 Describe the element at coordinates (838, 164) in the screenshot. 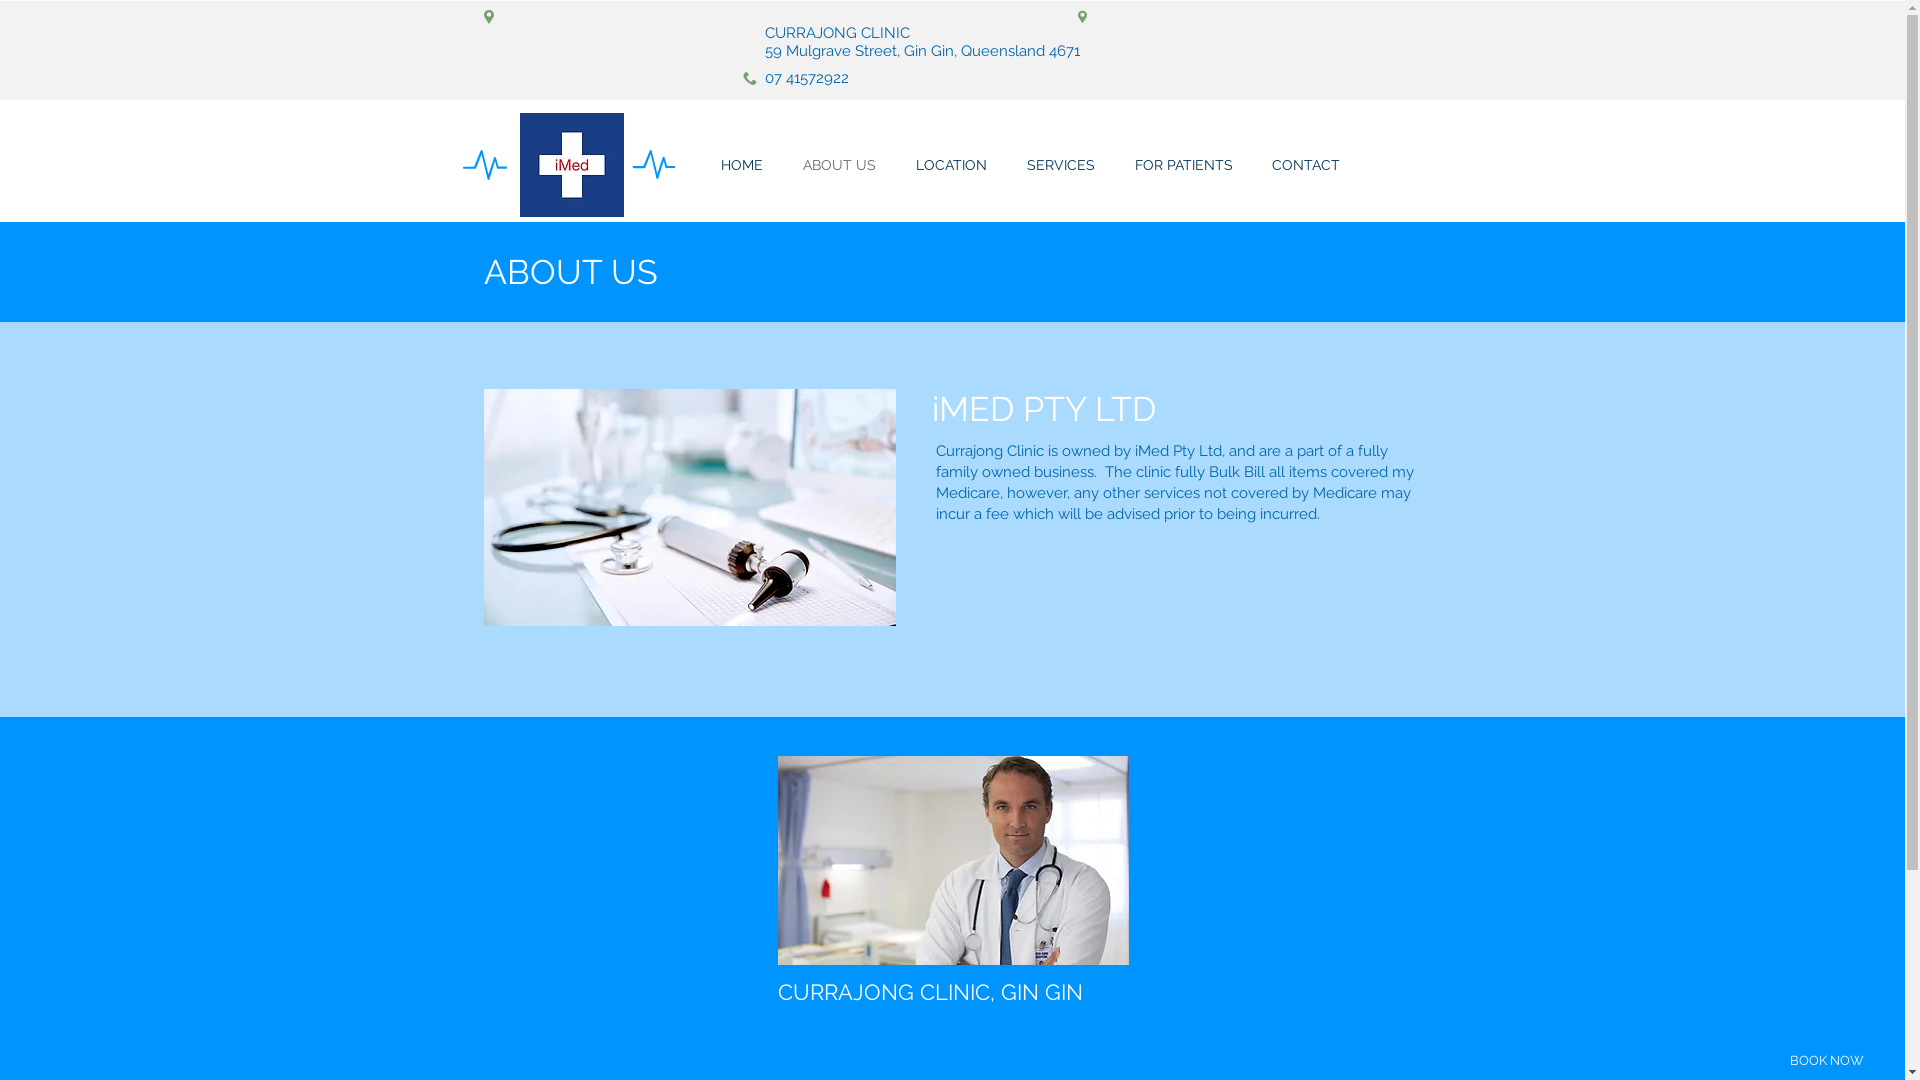

I see `'ABOUT US'` at that location.